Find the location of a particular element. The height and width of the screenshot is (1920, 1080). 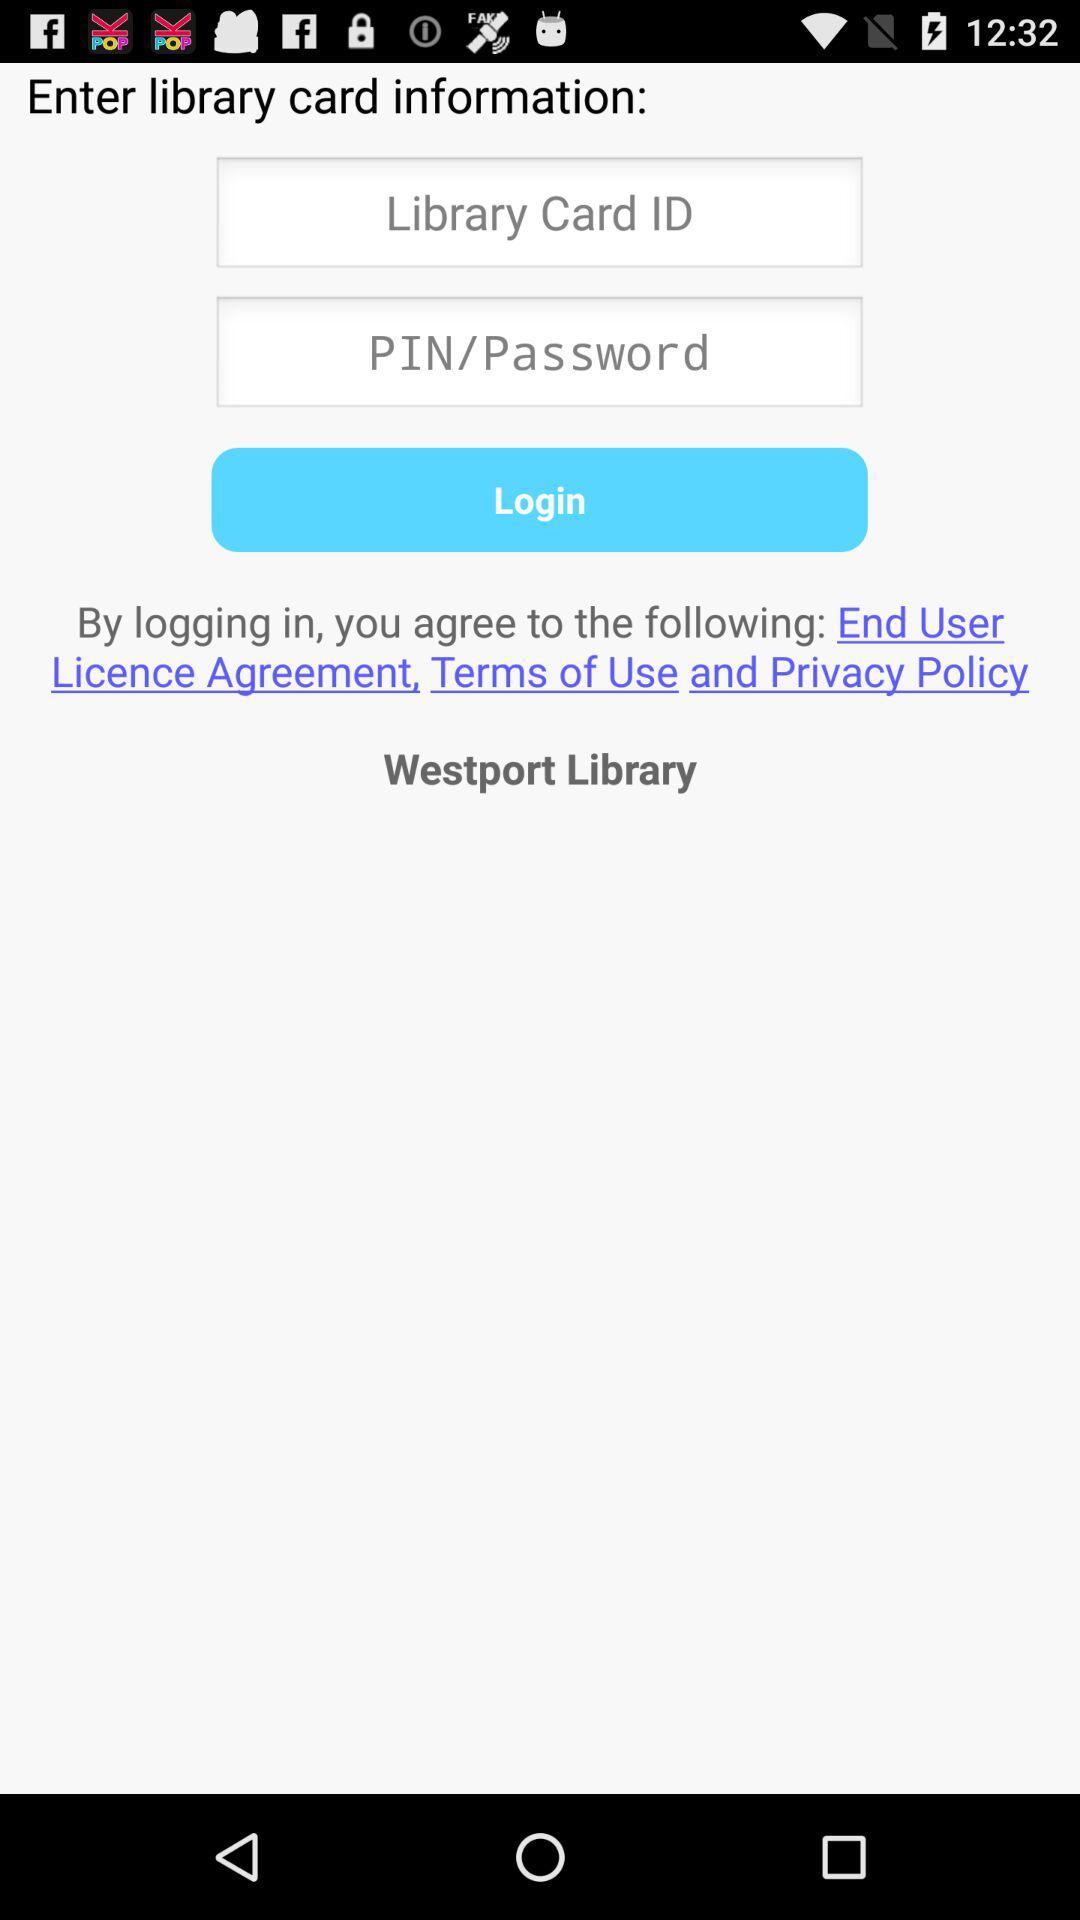

login is located at coordinates (538, 499).